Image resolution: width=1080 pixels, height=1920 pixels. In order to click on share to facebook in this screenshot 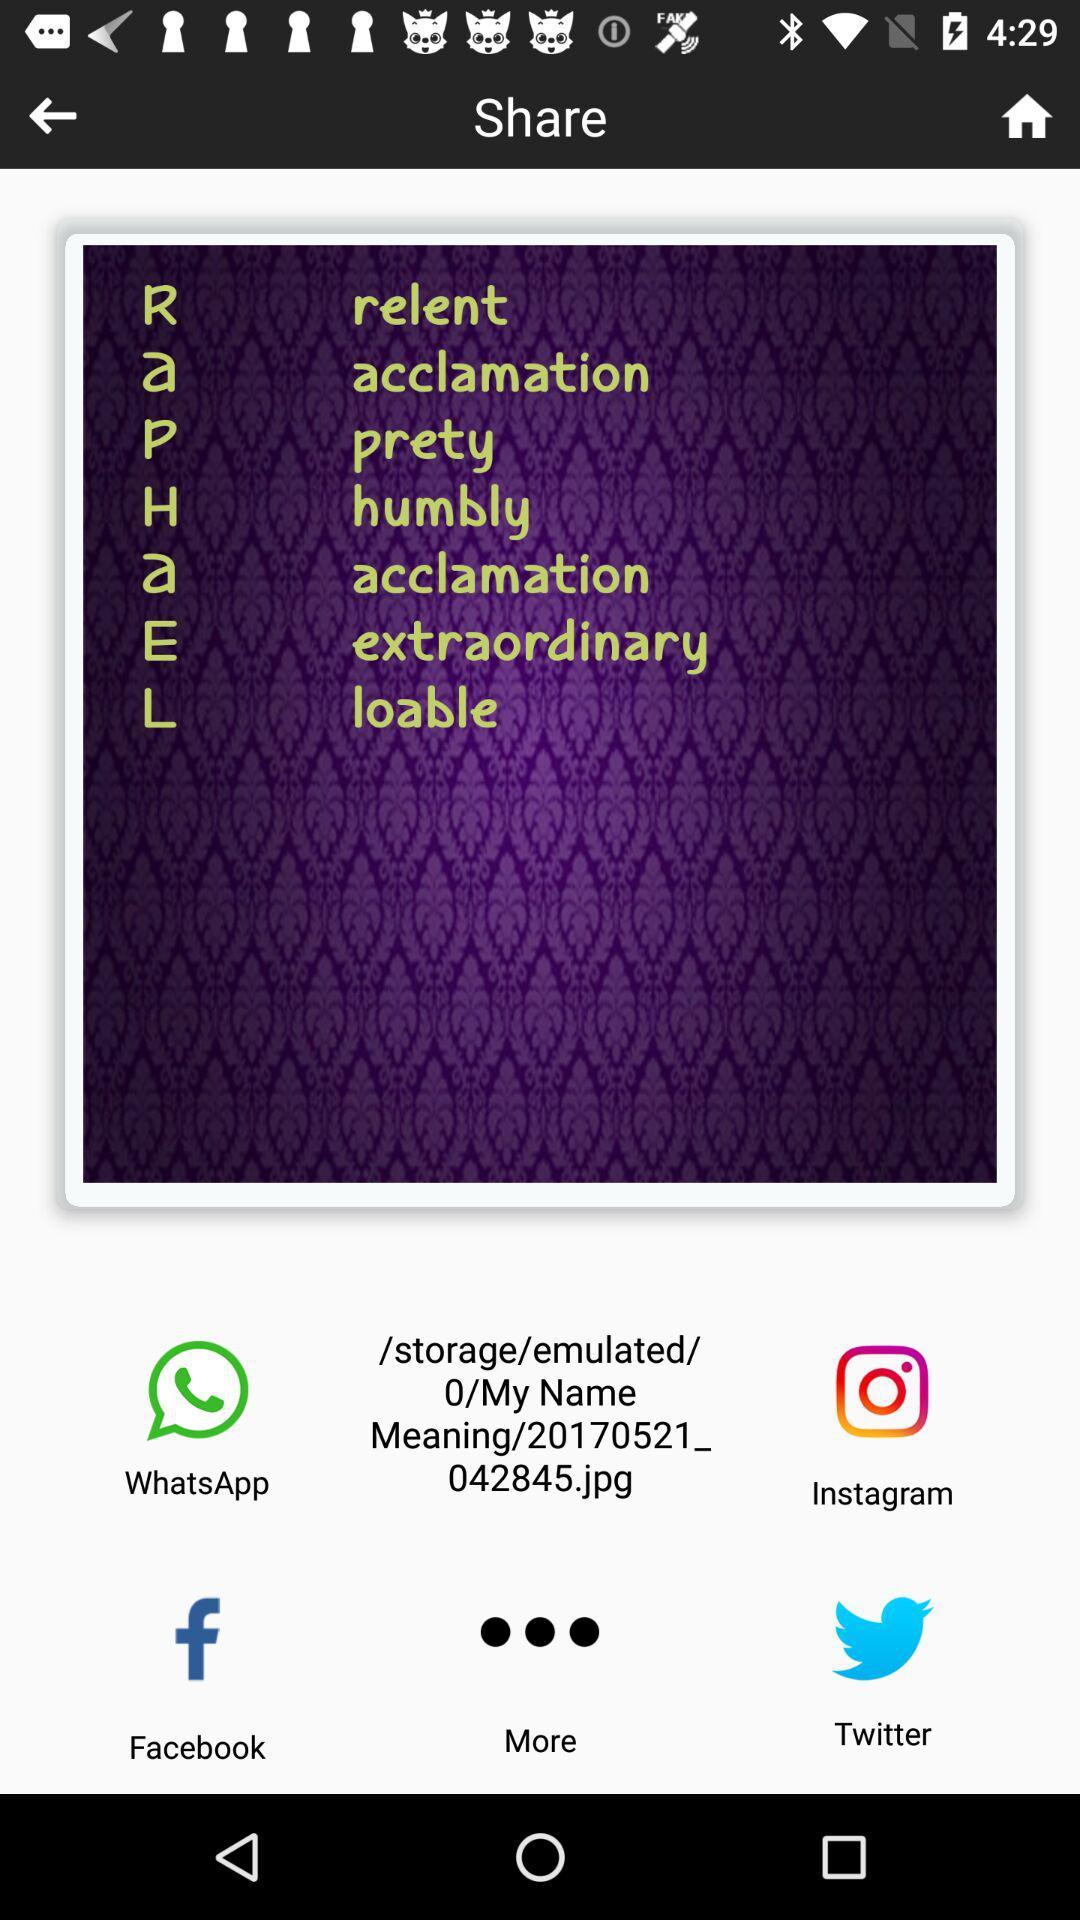, I will do `click(197, 1639)`.